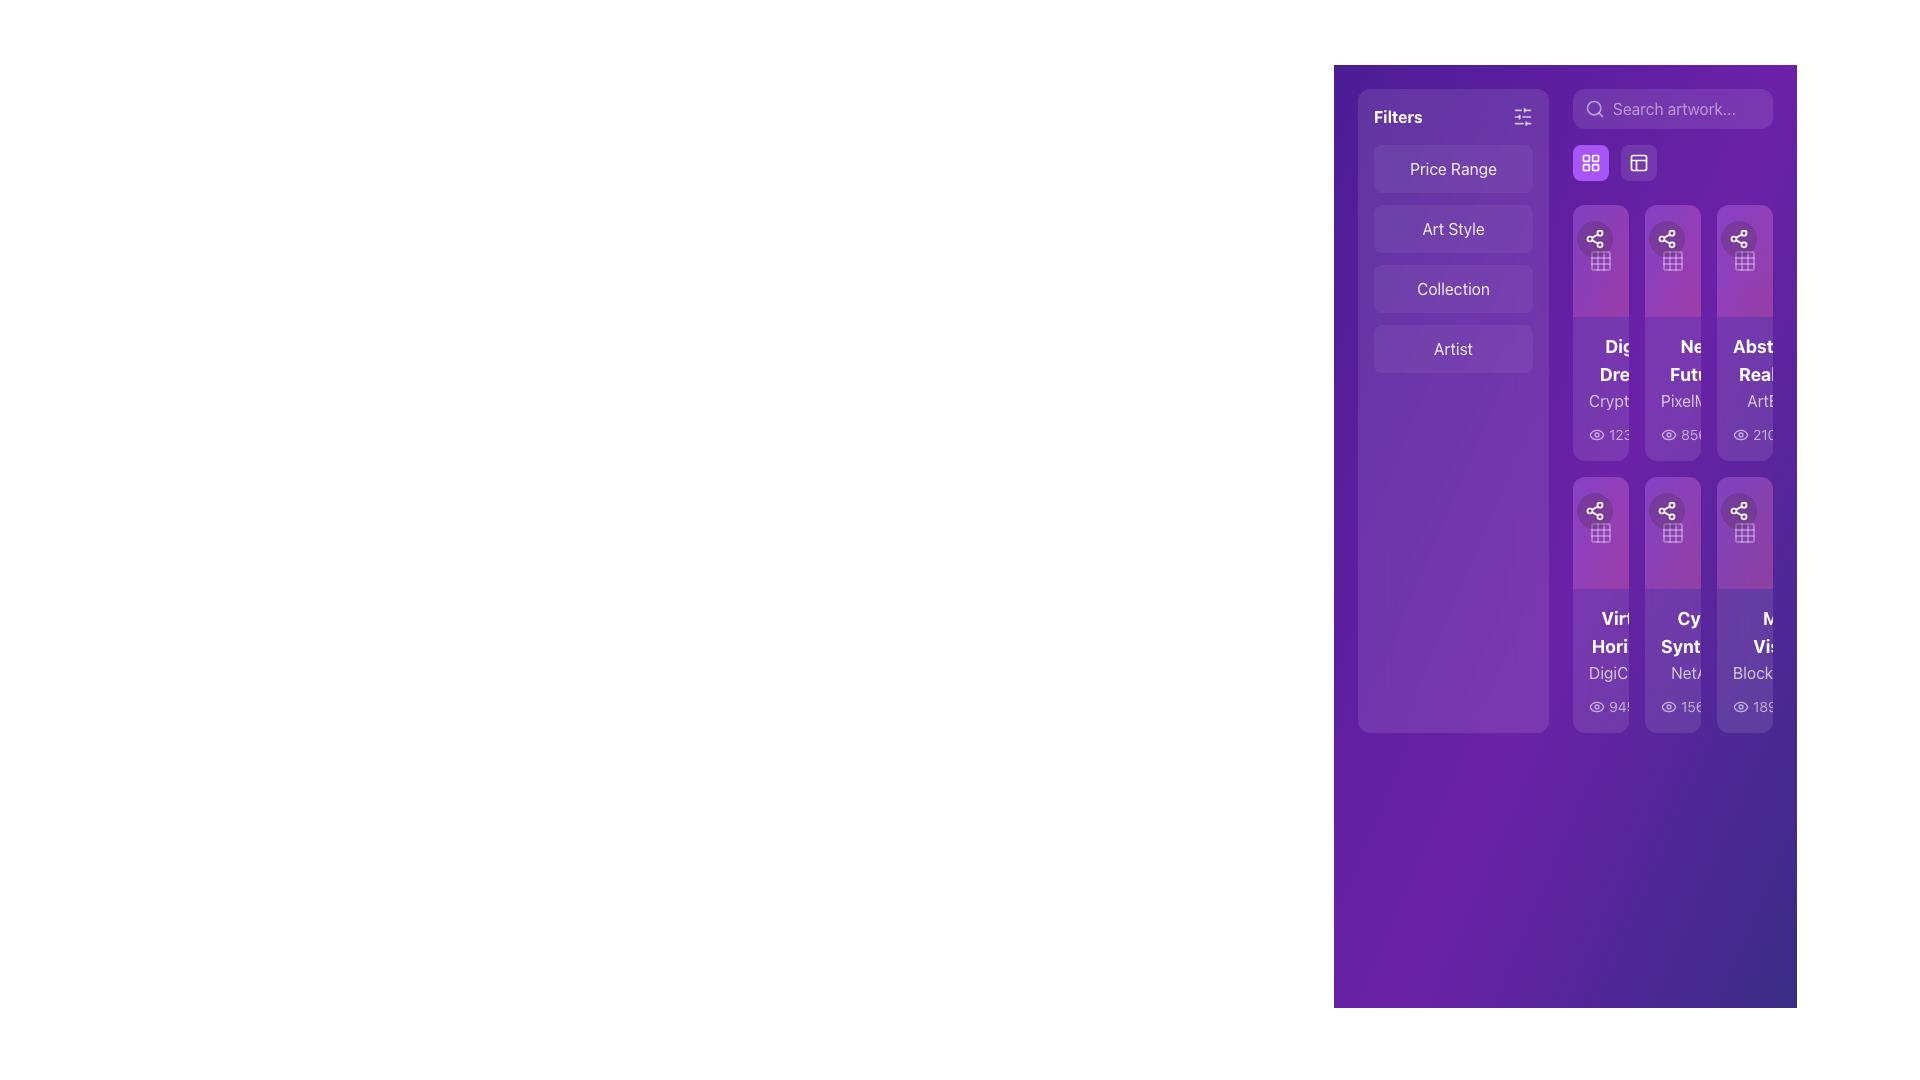  I want to click on the visibility icon located leftmost in the group containing the text '2100' in the third horizontal card of the right-hand grid structure, so click(1740, 434).